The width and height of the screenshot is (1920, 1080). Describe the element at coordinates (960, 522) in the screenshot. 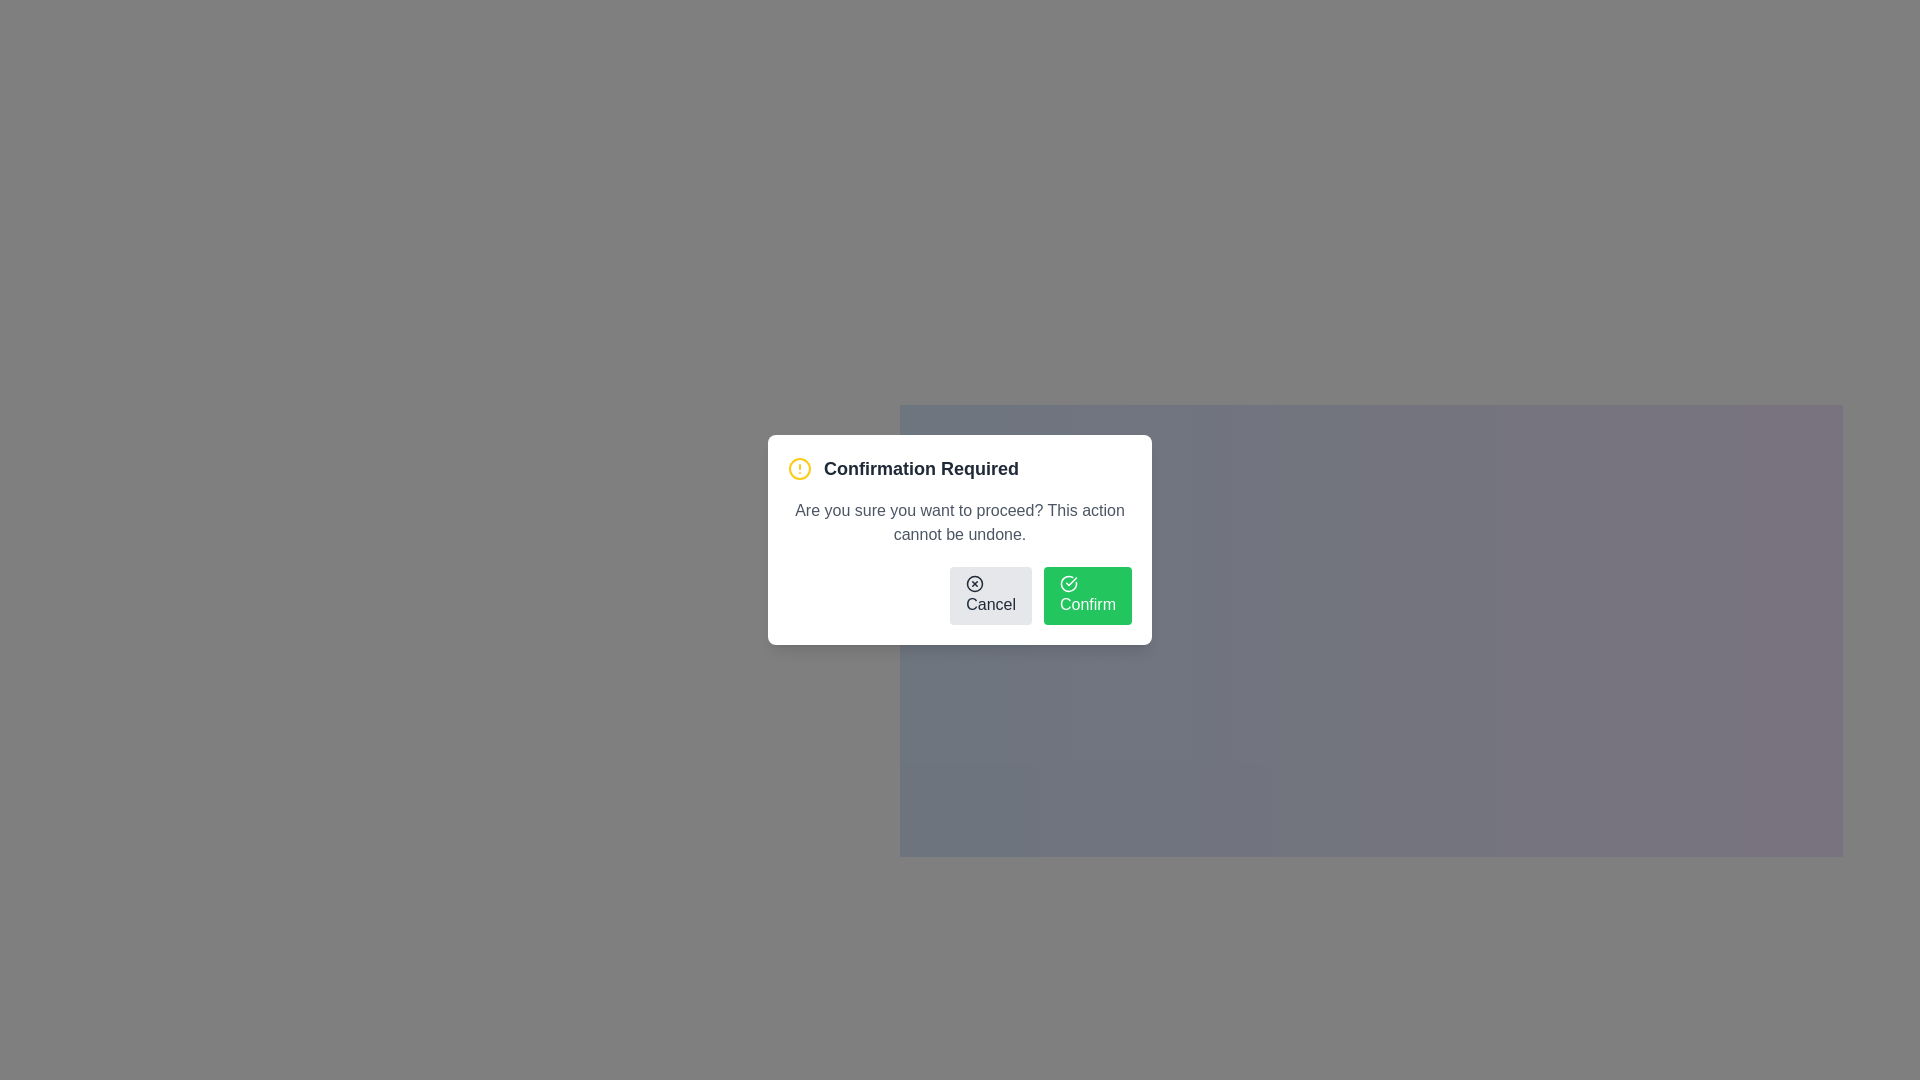

I see `the text block containing the message 'Are you sure you want to proceed? This action cannot be undone.' in the confirmation dialog` at that location.